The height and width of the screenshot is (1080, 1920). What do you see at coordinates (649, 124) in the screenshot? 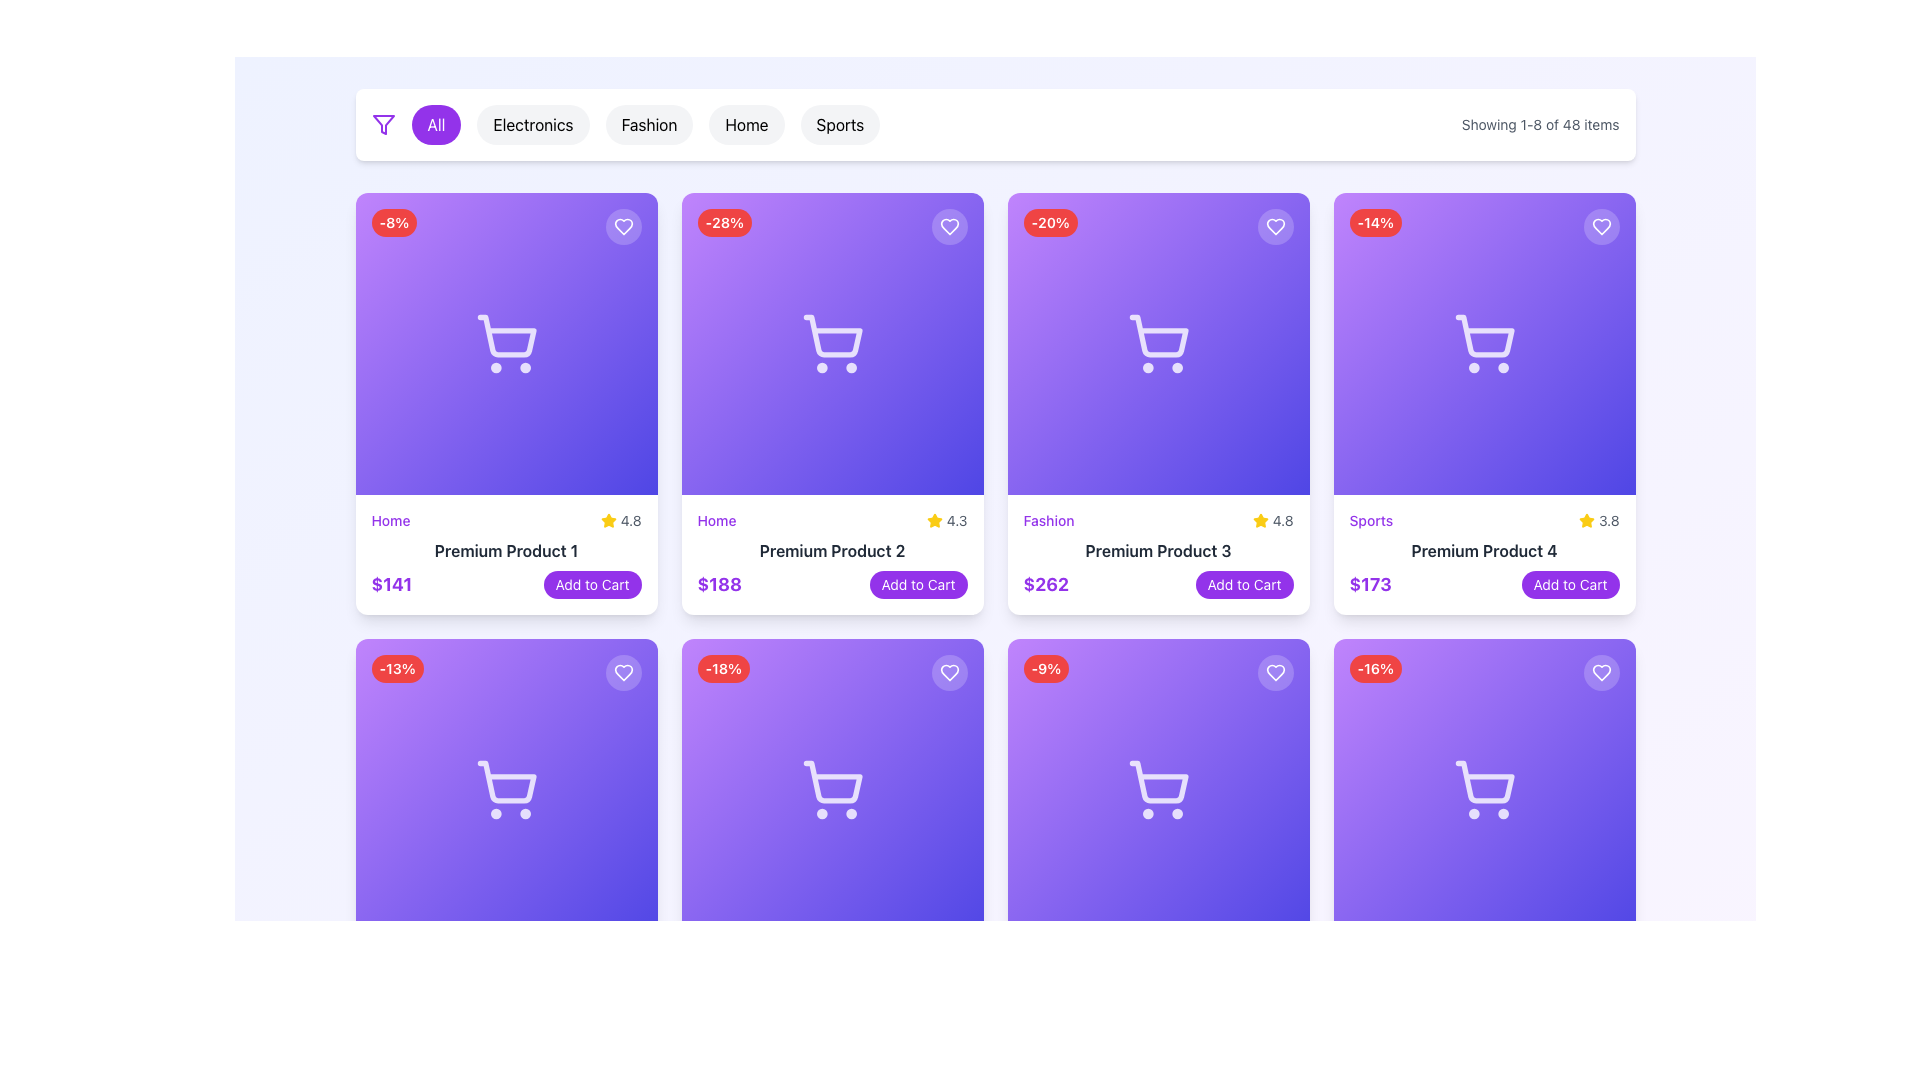
I see `the 'Fashion' category button, which is the third button in a horizontal row located between the 'Electronics' button and the 'Home' button, positioned towards the top-center of the page` at bounding box center [649, 124].